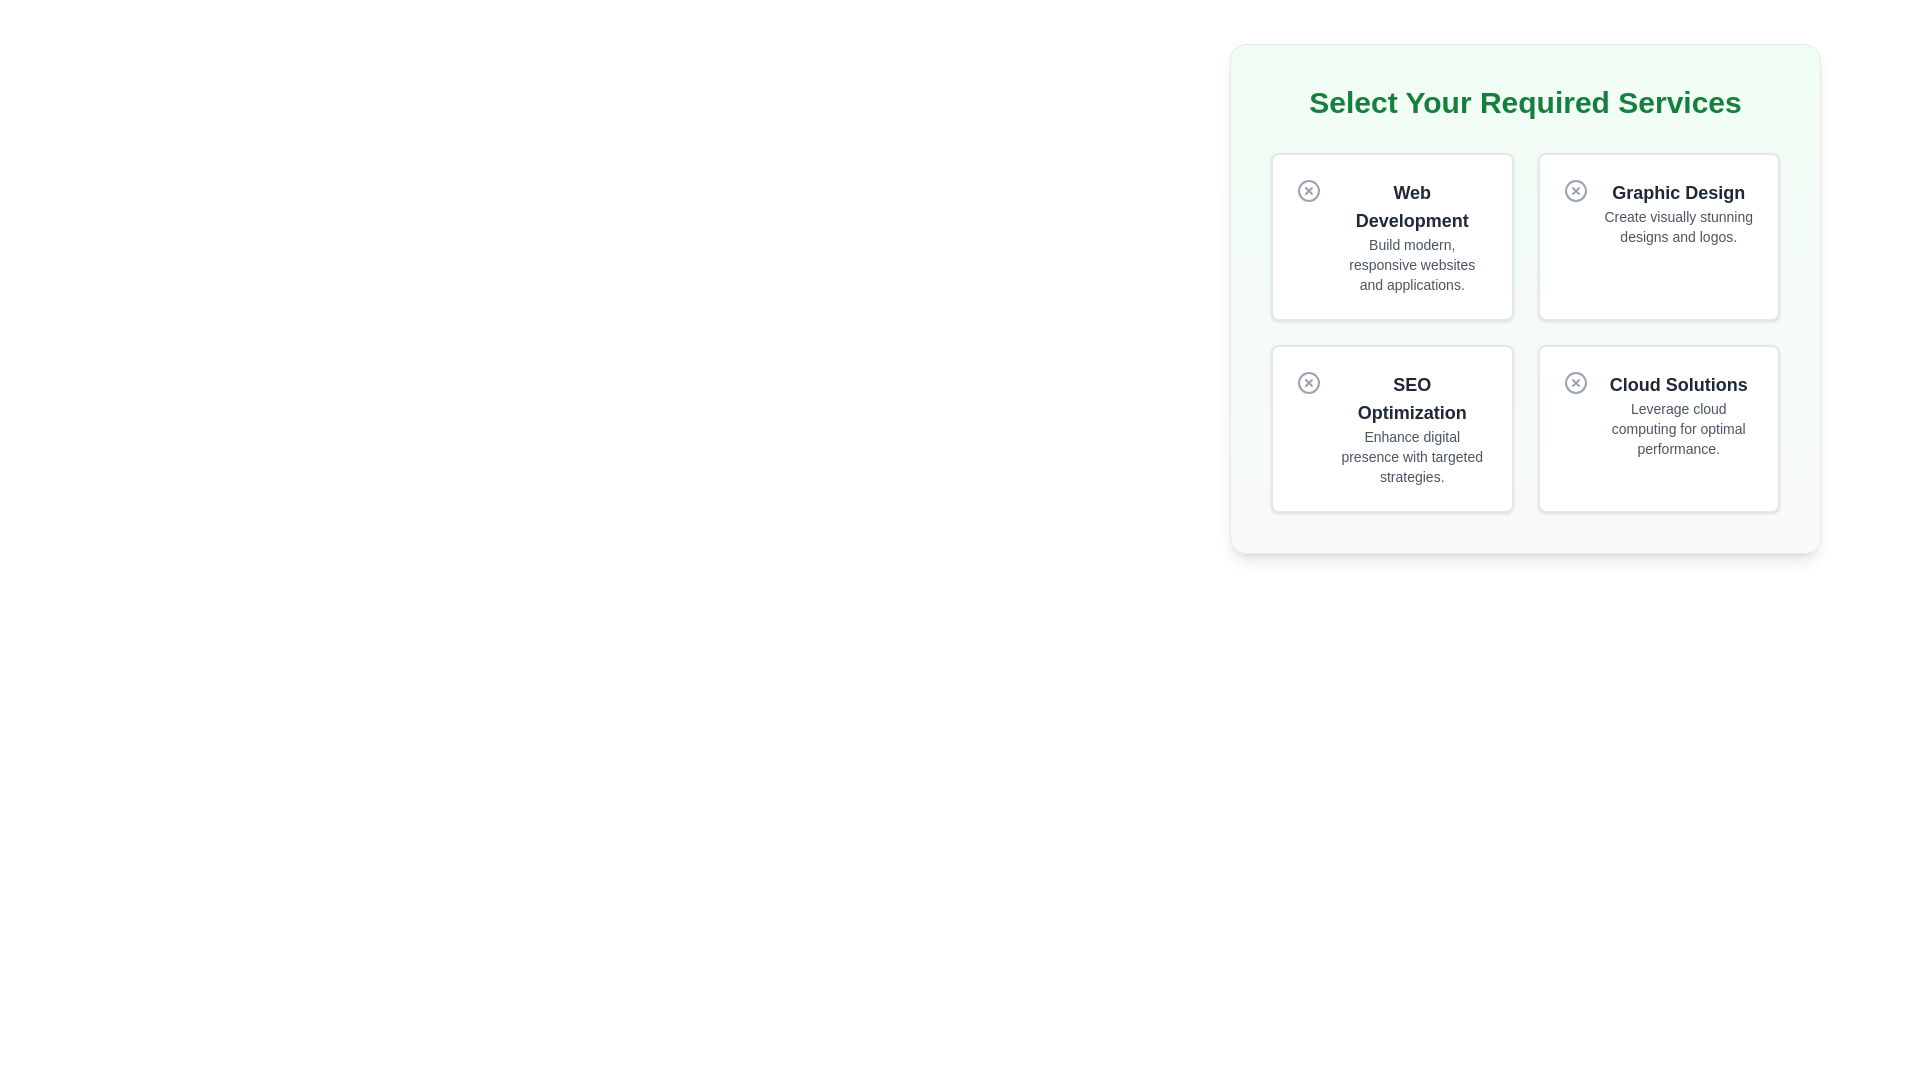  I want to click on the static text element that reads 'Build modern, responsive websites and applications.' which is located directly below the title 'Web Development' in the top-left quadrant of the card labeled 'Web Development', so click(1411, 264).